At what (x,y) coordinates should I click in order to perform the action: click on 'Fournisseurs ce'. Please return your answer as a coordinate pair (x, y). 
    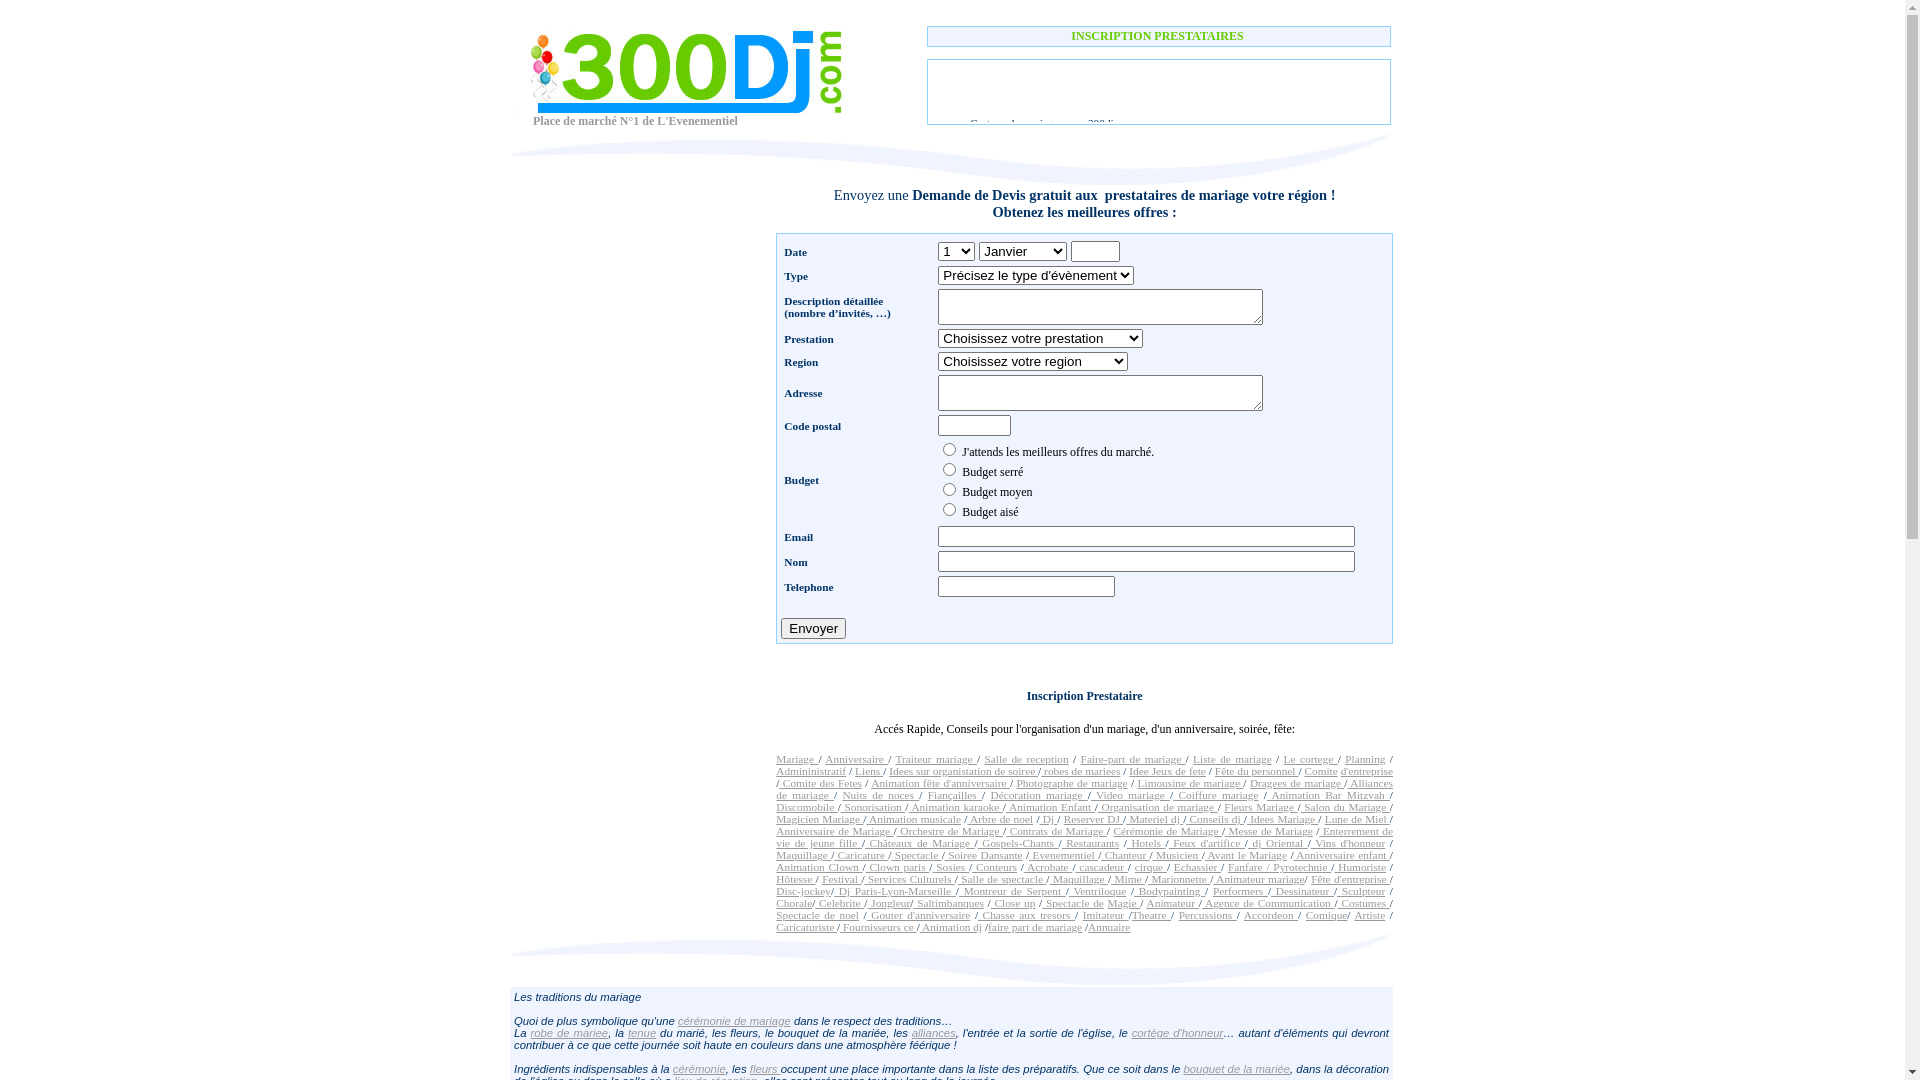
    Looking at the image, I should click on (878, 926).